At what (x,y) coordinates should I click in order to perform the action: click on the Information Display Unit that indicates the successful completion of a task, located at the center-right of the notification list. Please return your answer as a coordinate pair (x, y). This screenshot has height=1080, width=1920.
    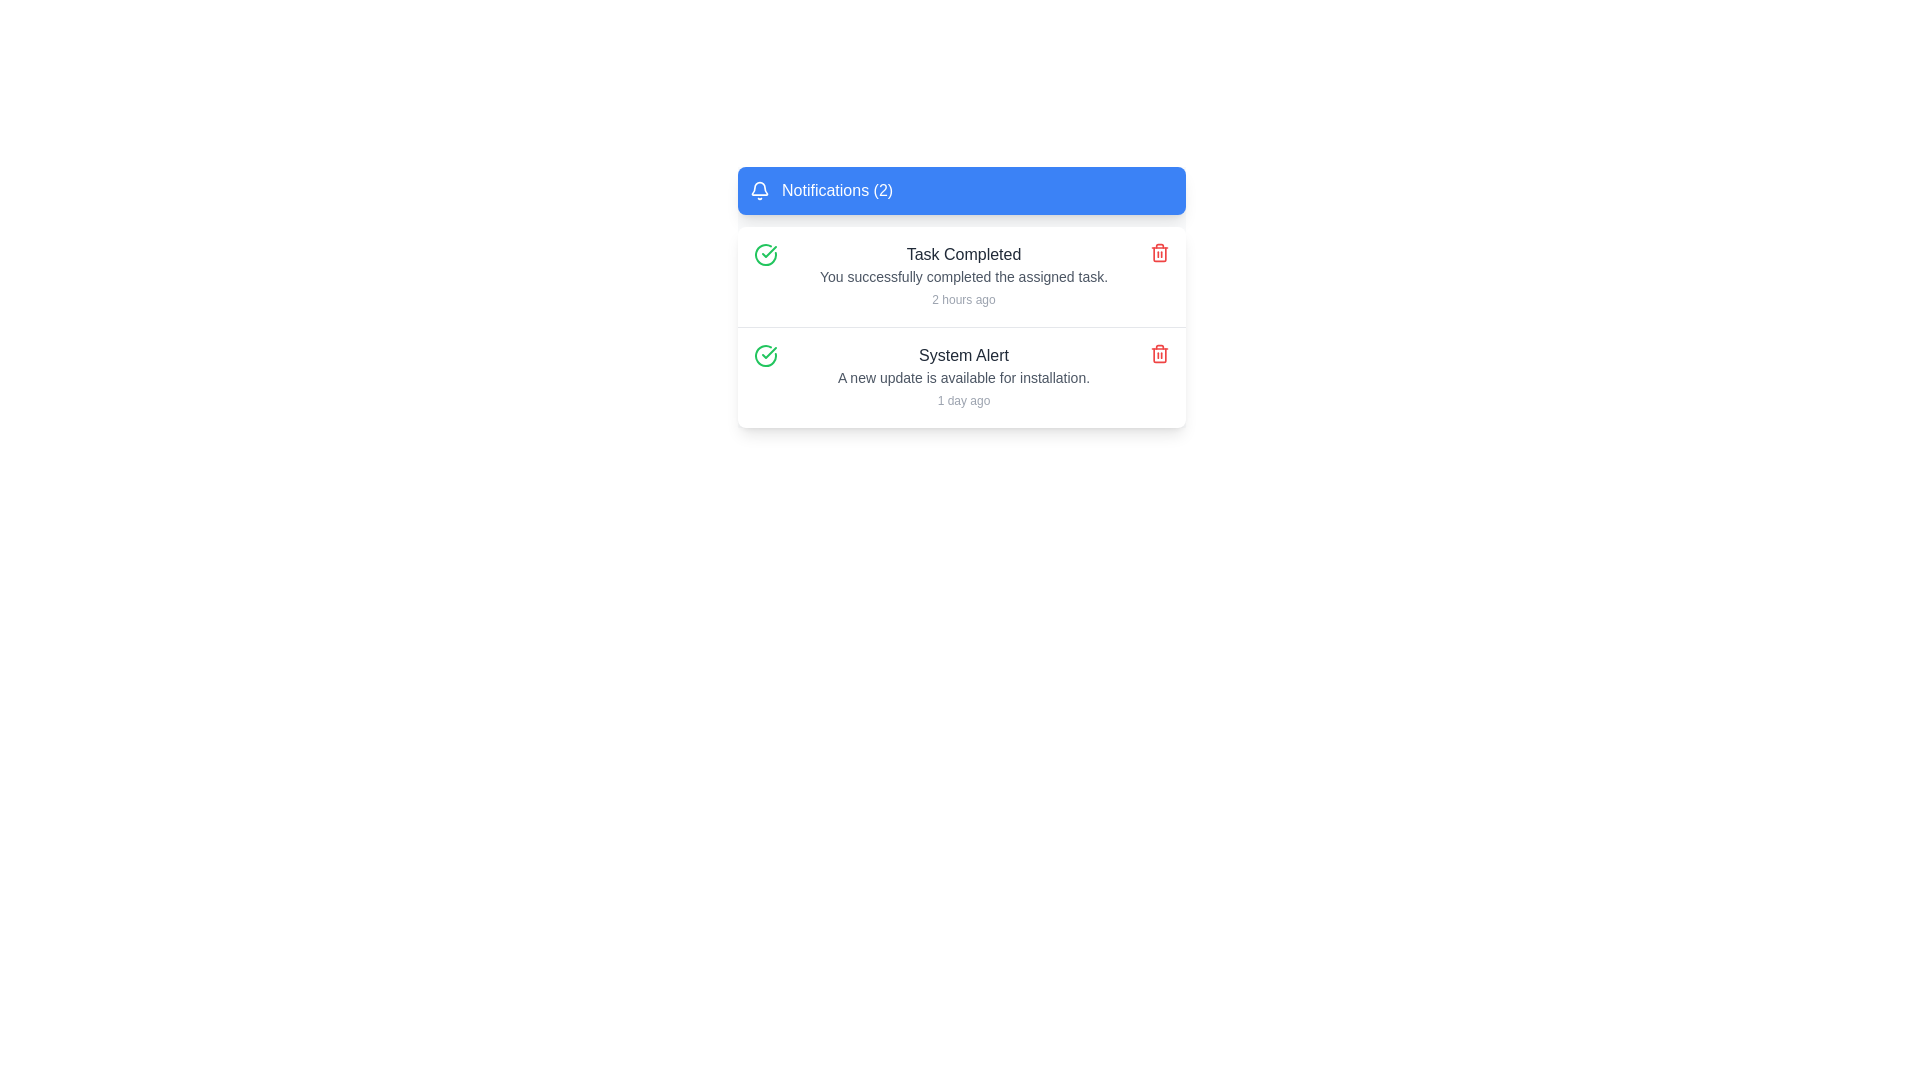
    Looking at the image, I should click on (964, 277).